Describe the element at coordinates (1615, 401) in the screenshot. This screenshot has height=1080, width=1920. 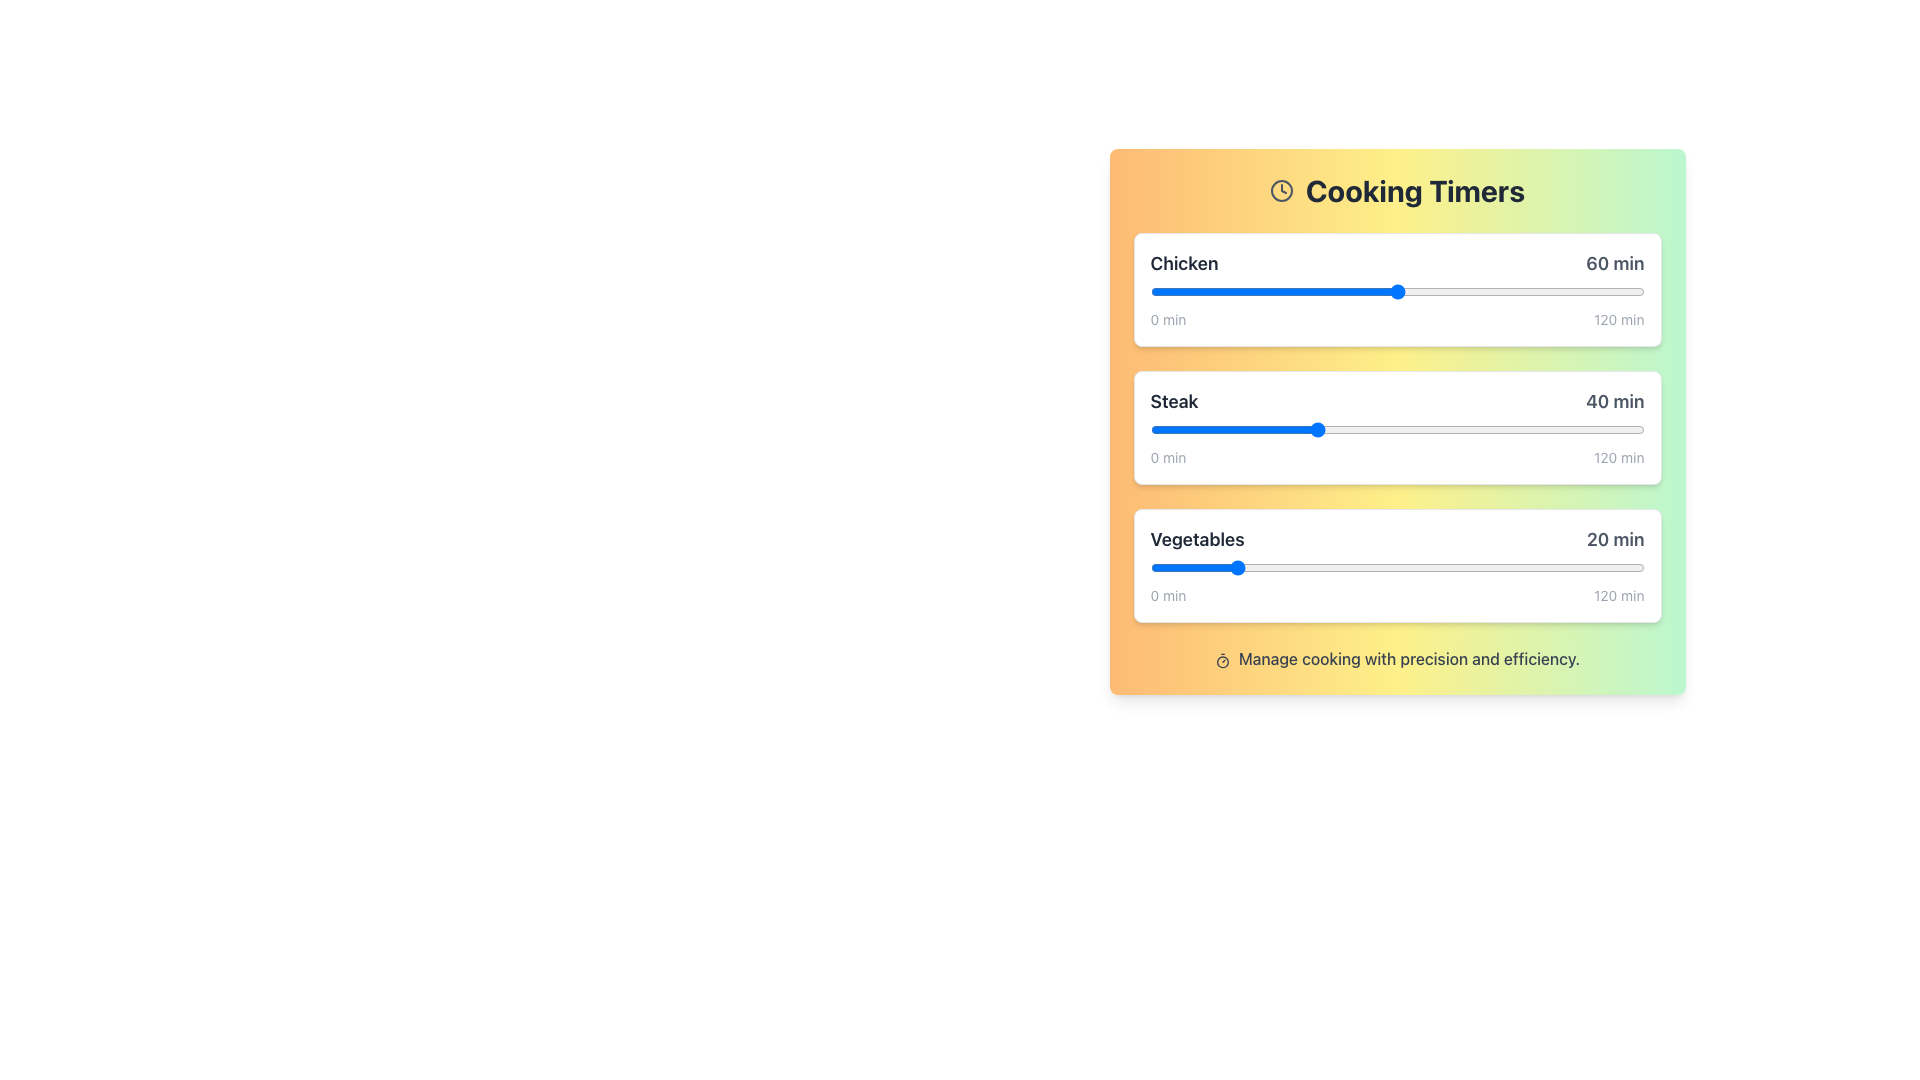
I see `the text component displaying '40 min', which is part of the 'Steak' timer module and is positioned adjacent to the horizontal slider` at that location.